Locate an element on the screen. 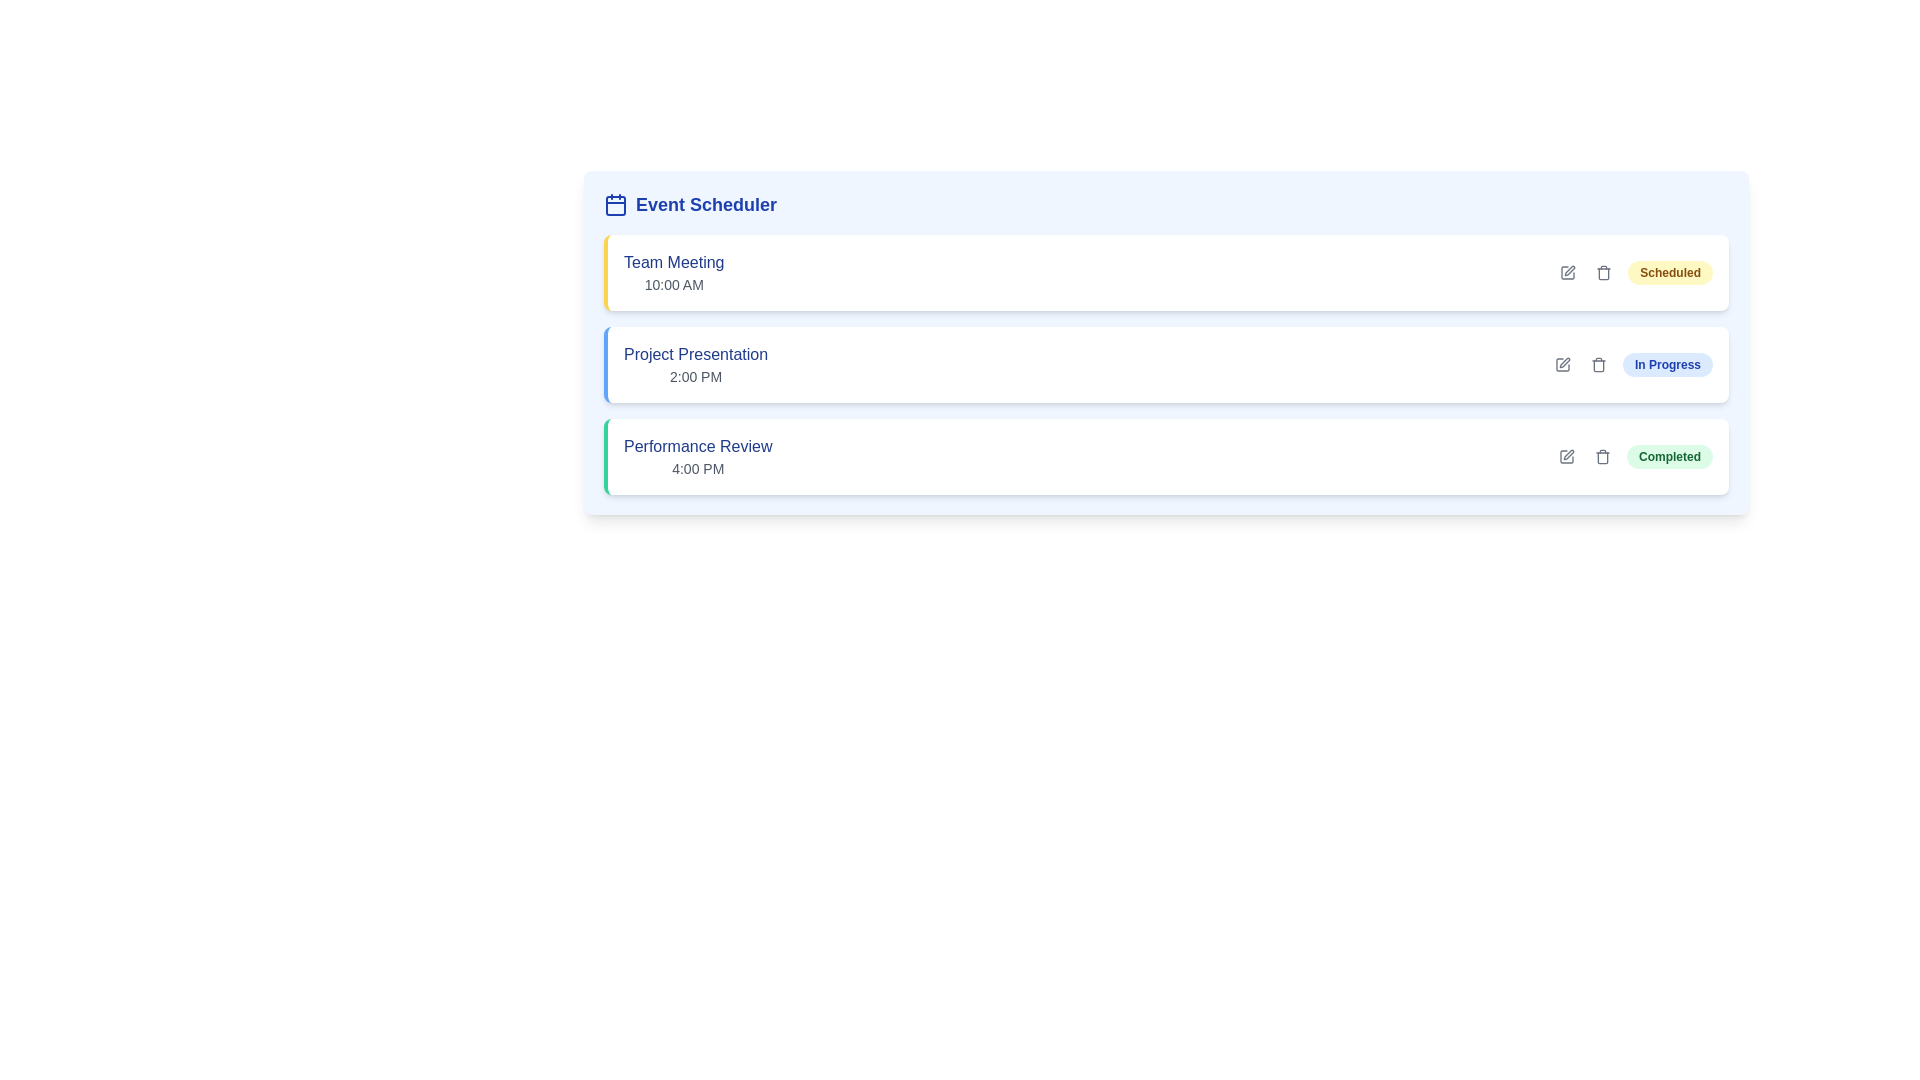 The width and height of the screenshot is (1920, 1080). the text label displaying 'Performance Review' which is in bold, dark blue font, positioned in the third row of event blocks, above the time detail '4:00 PM' is located at coordinates (698, 446).